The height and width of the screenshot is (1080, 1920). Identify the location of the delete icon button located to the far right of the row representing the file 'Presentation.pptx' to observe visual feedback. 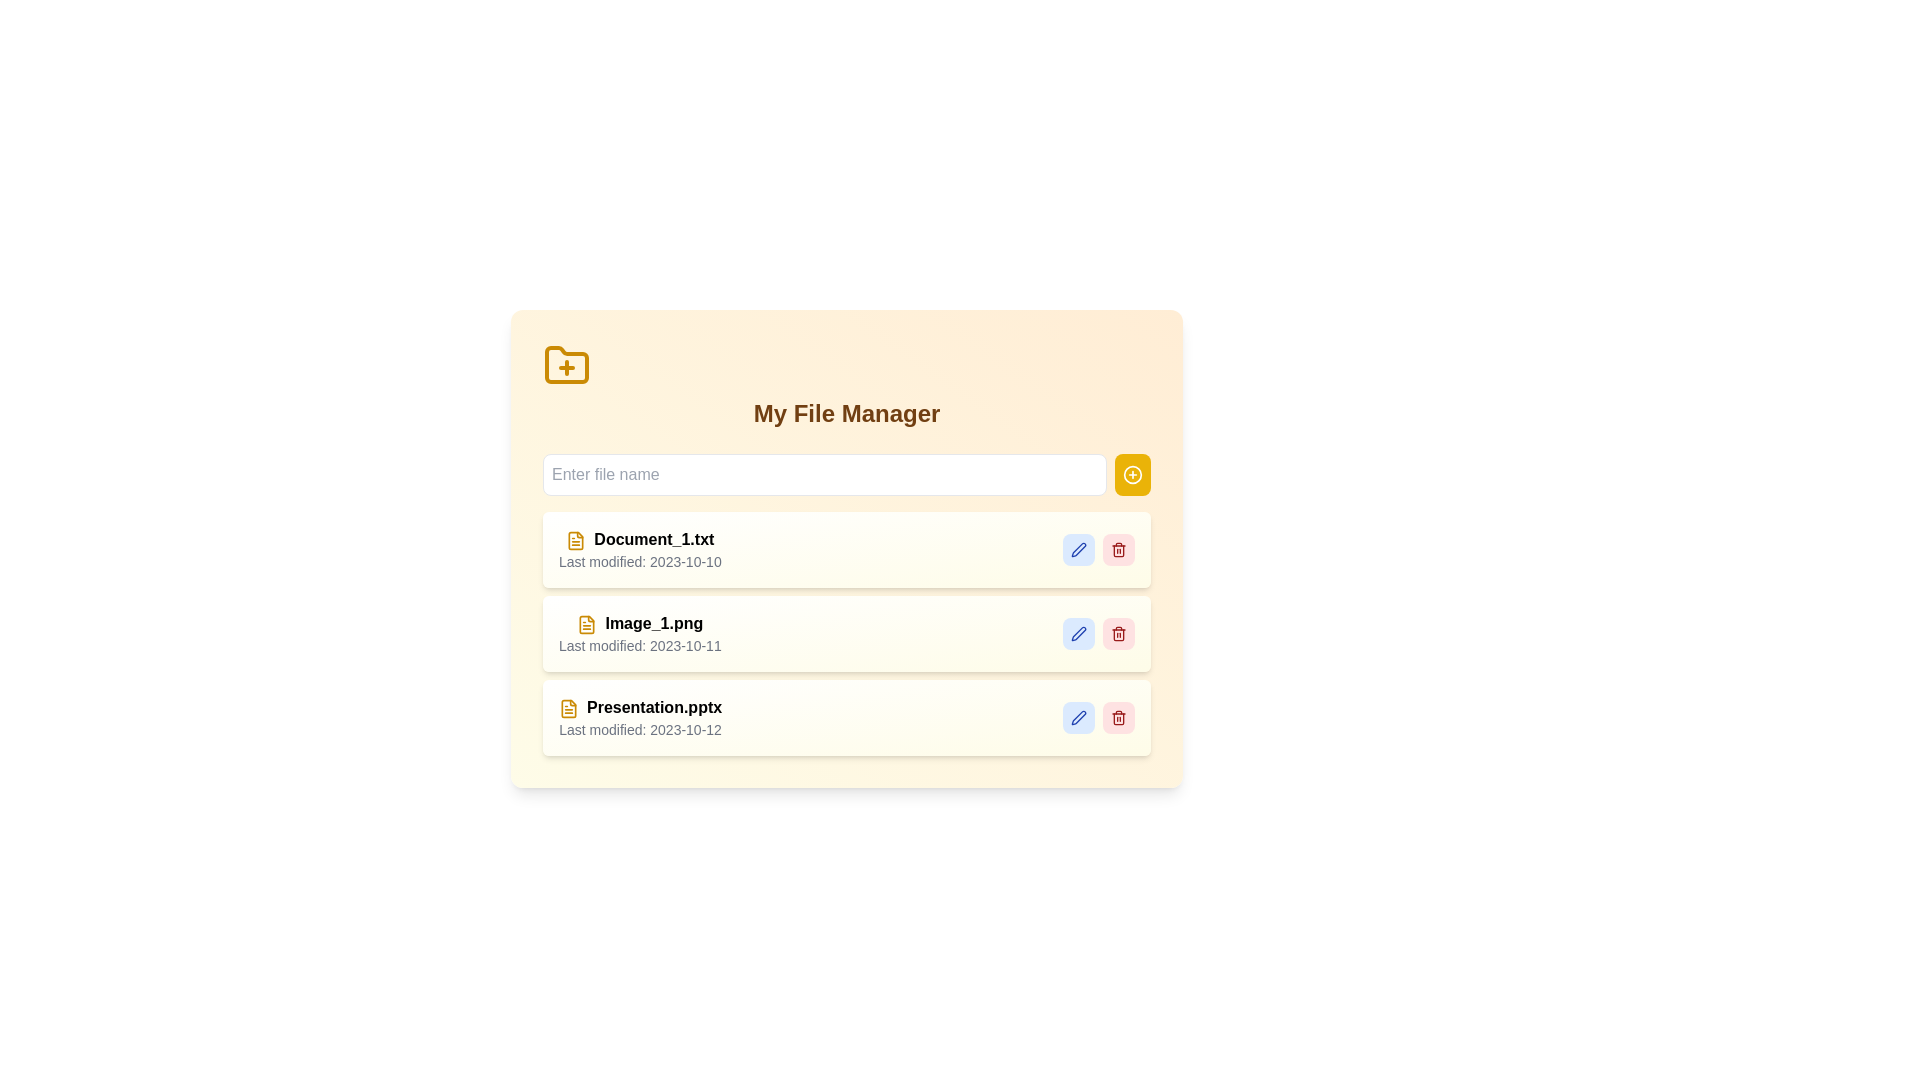
(1117, 716).